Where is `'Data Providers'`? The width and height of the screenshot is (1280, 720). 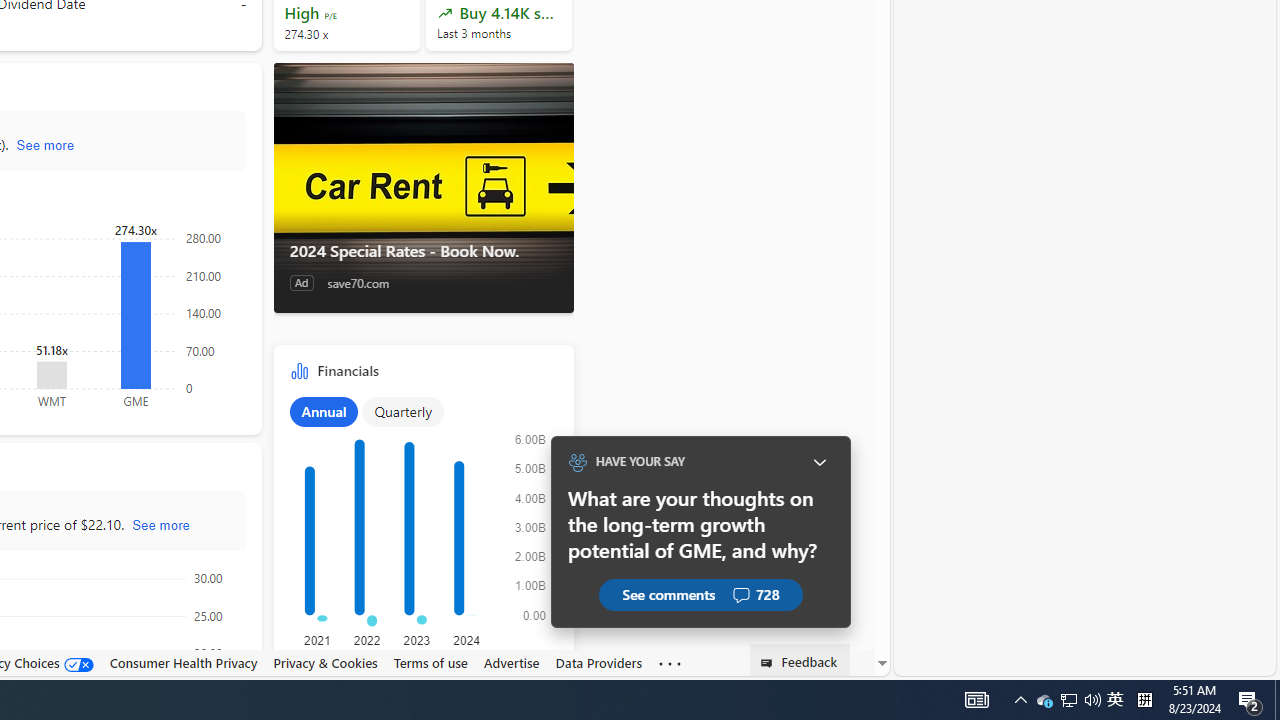 'Data Providers' is located at coordinates (598, 662).